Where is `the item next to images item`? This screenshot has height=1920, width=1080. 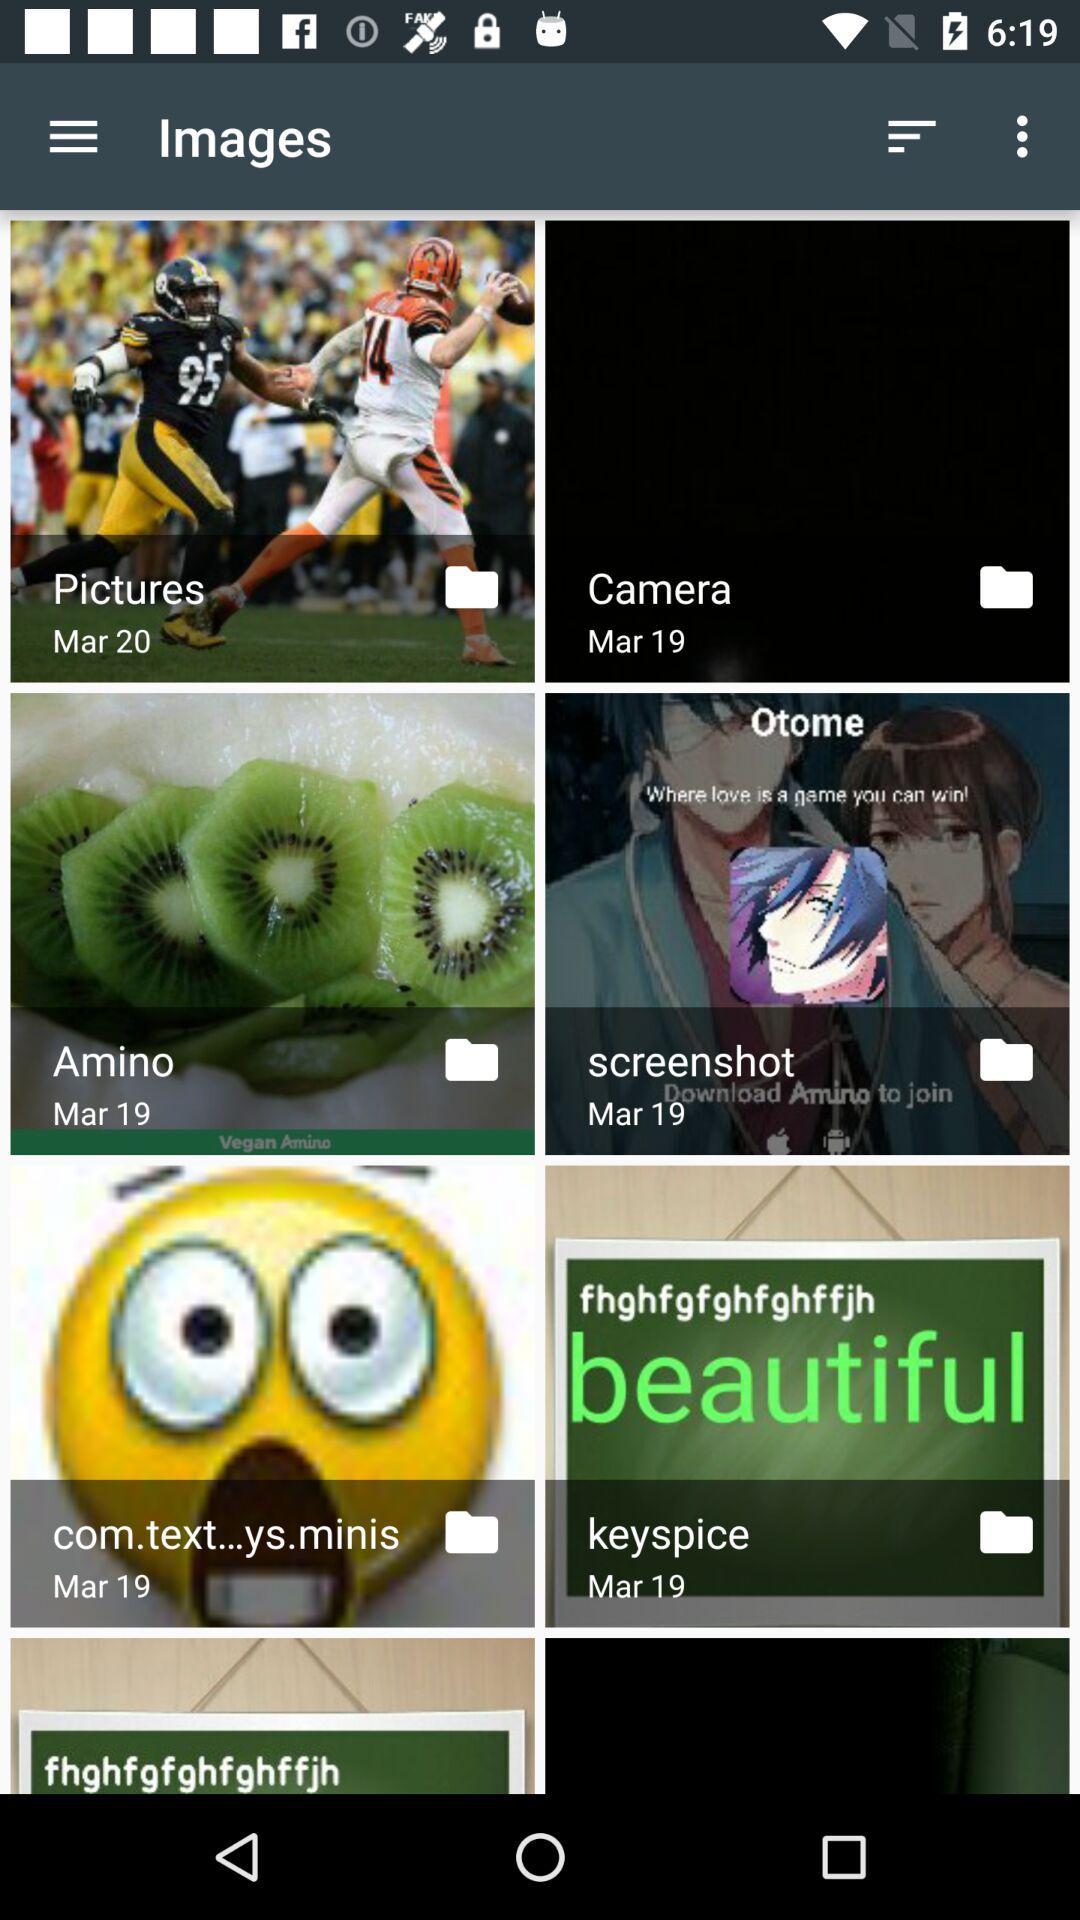
the item next to images item is located at coordinates (911, 135).